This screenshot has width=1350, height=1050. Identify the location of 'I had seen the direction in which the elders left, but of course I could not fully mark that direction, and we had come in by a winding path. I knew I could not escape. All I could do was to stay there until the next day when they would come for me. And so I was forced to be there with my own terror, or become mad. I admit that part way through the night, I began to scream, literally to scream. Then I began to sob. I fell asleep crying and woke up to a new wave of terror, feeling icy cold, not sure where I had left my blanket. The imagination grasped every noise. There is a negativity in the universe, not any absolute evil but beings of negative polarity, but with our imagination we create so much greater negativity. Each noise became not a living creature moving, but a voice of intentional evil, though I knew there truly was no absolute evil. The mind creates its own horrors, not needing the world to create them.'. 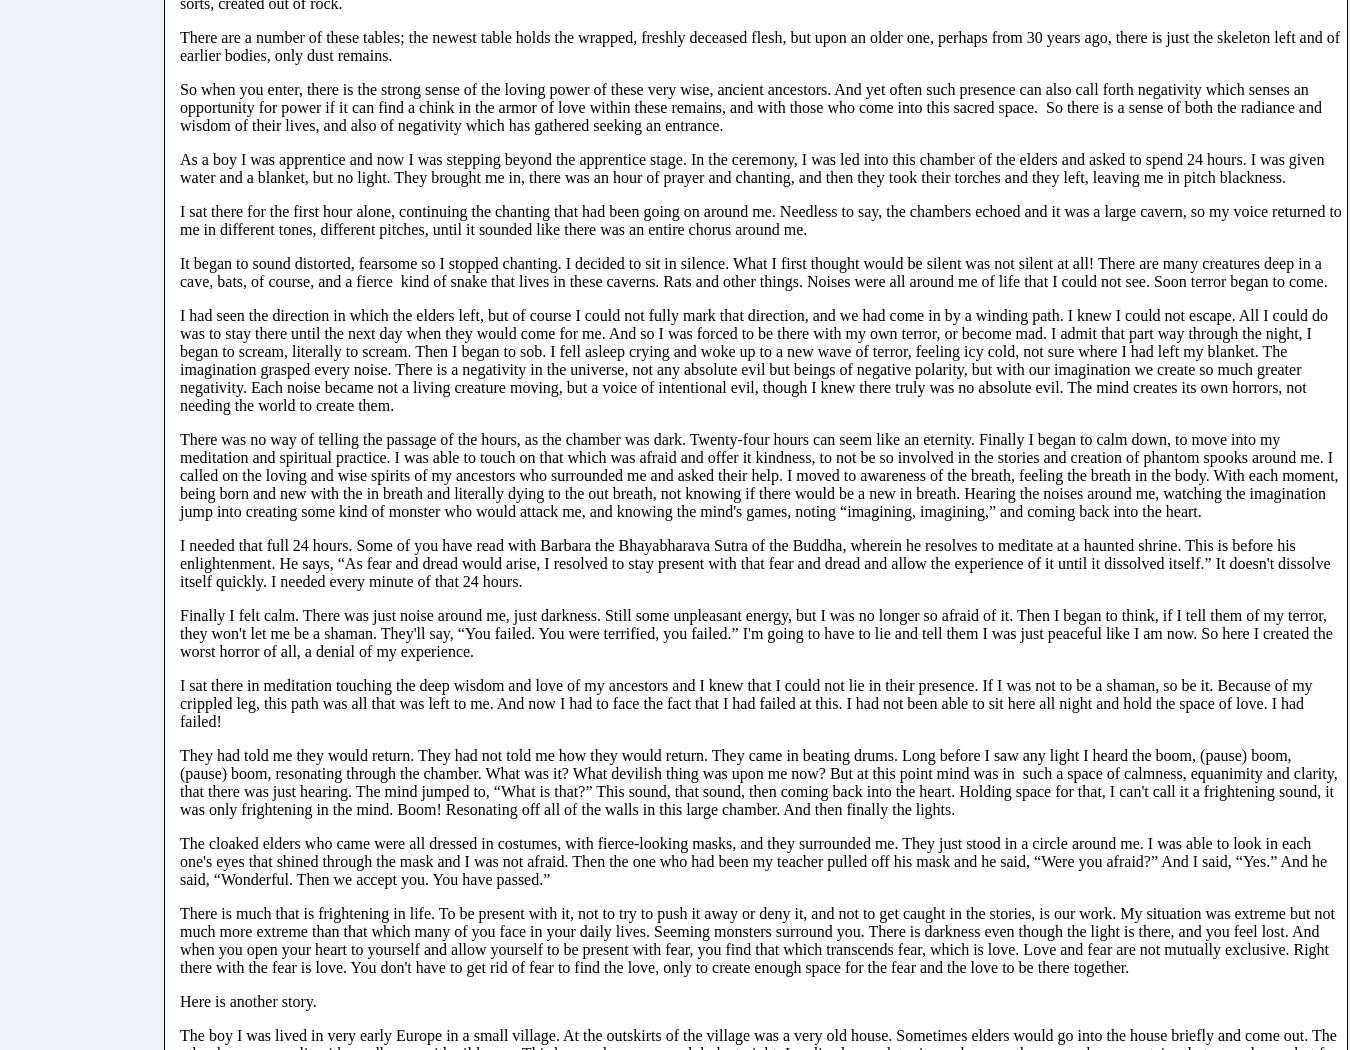
(752, 358).